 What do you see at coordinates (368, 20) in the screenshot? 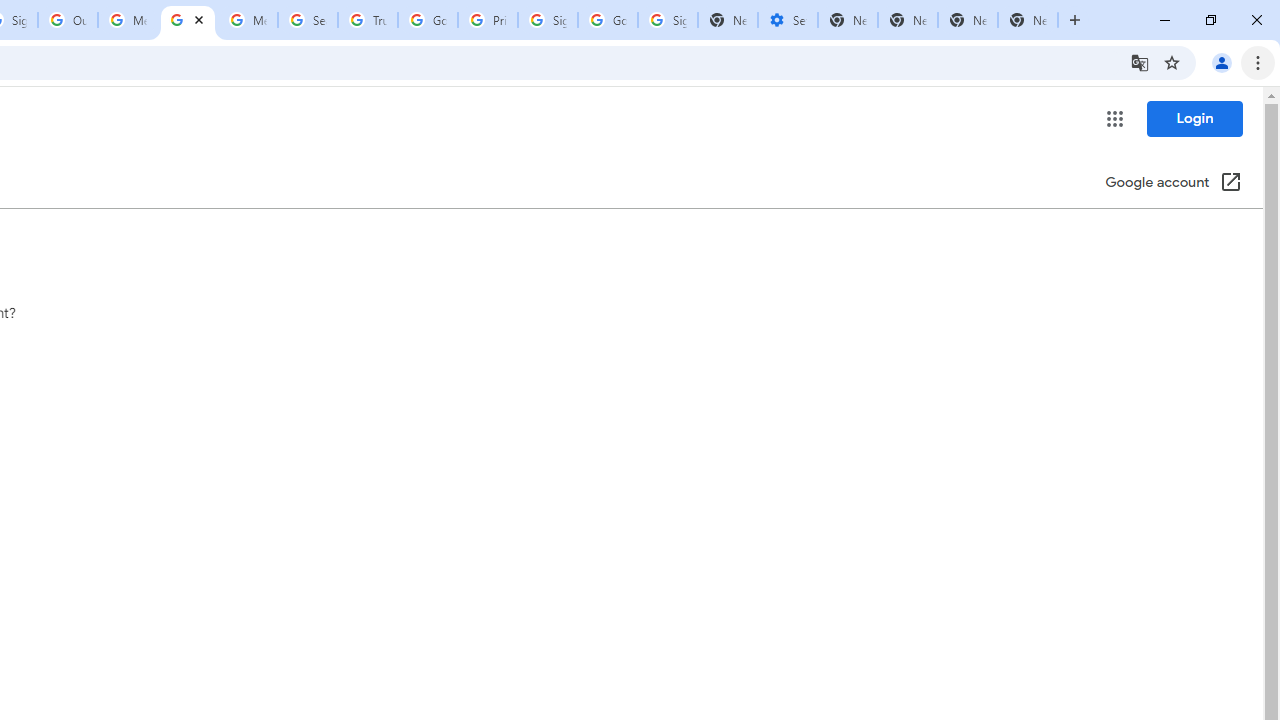
I see `'Trusted Information and Content - Google Safety Center'` at bounding box center [368, 20].